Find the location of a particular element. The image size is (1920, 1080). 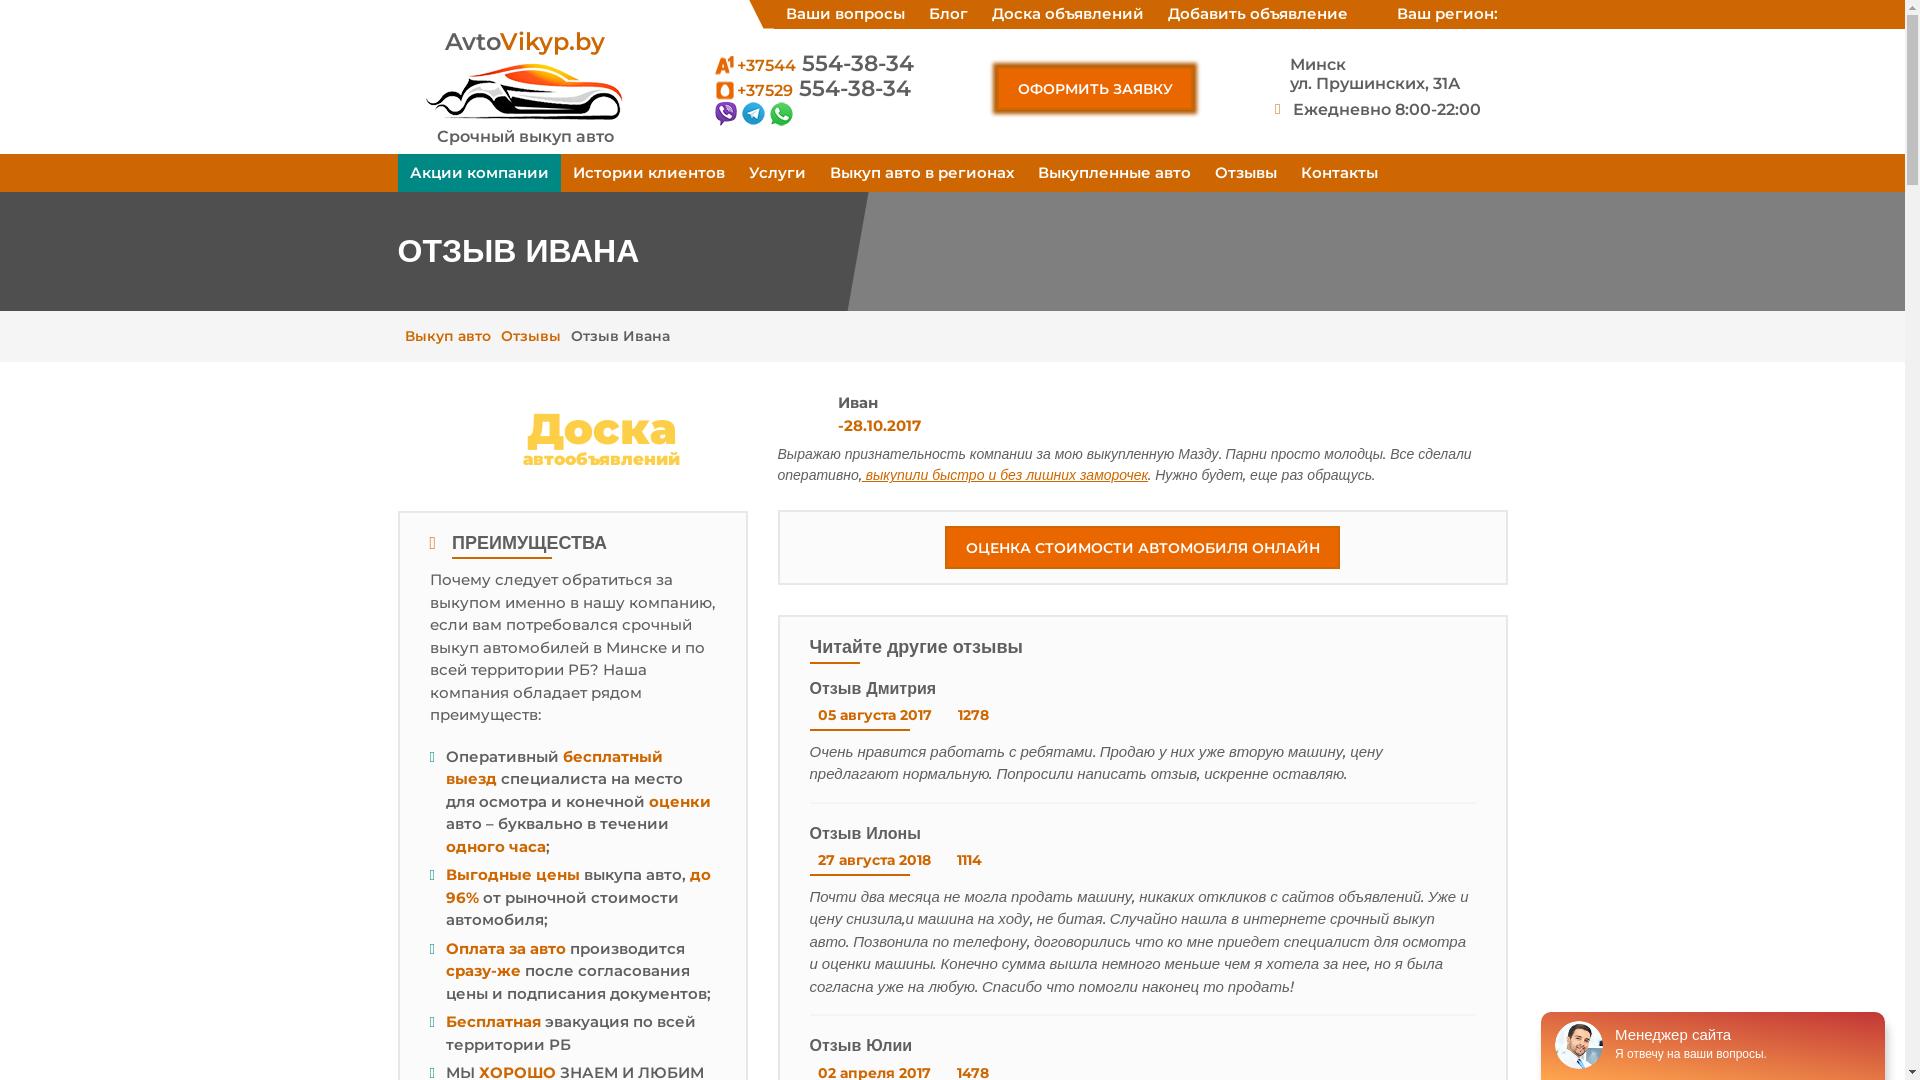

'+37544 554-38-34' is located at coordinates (812, 62).